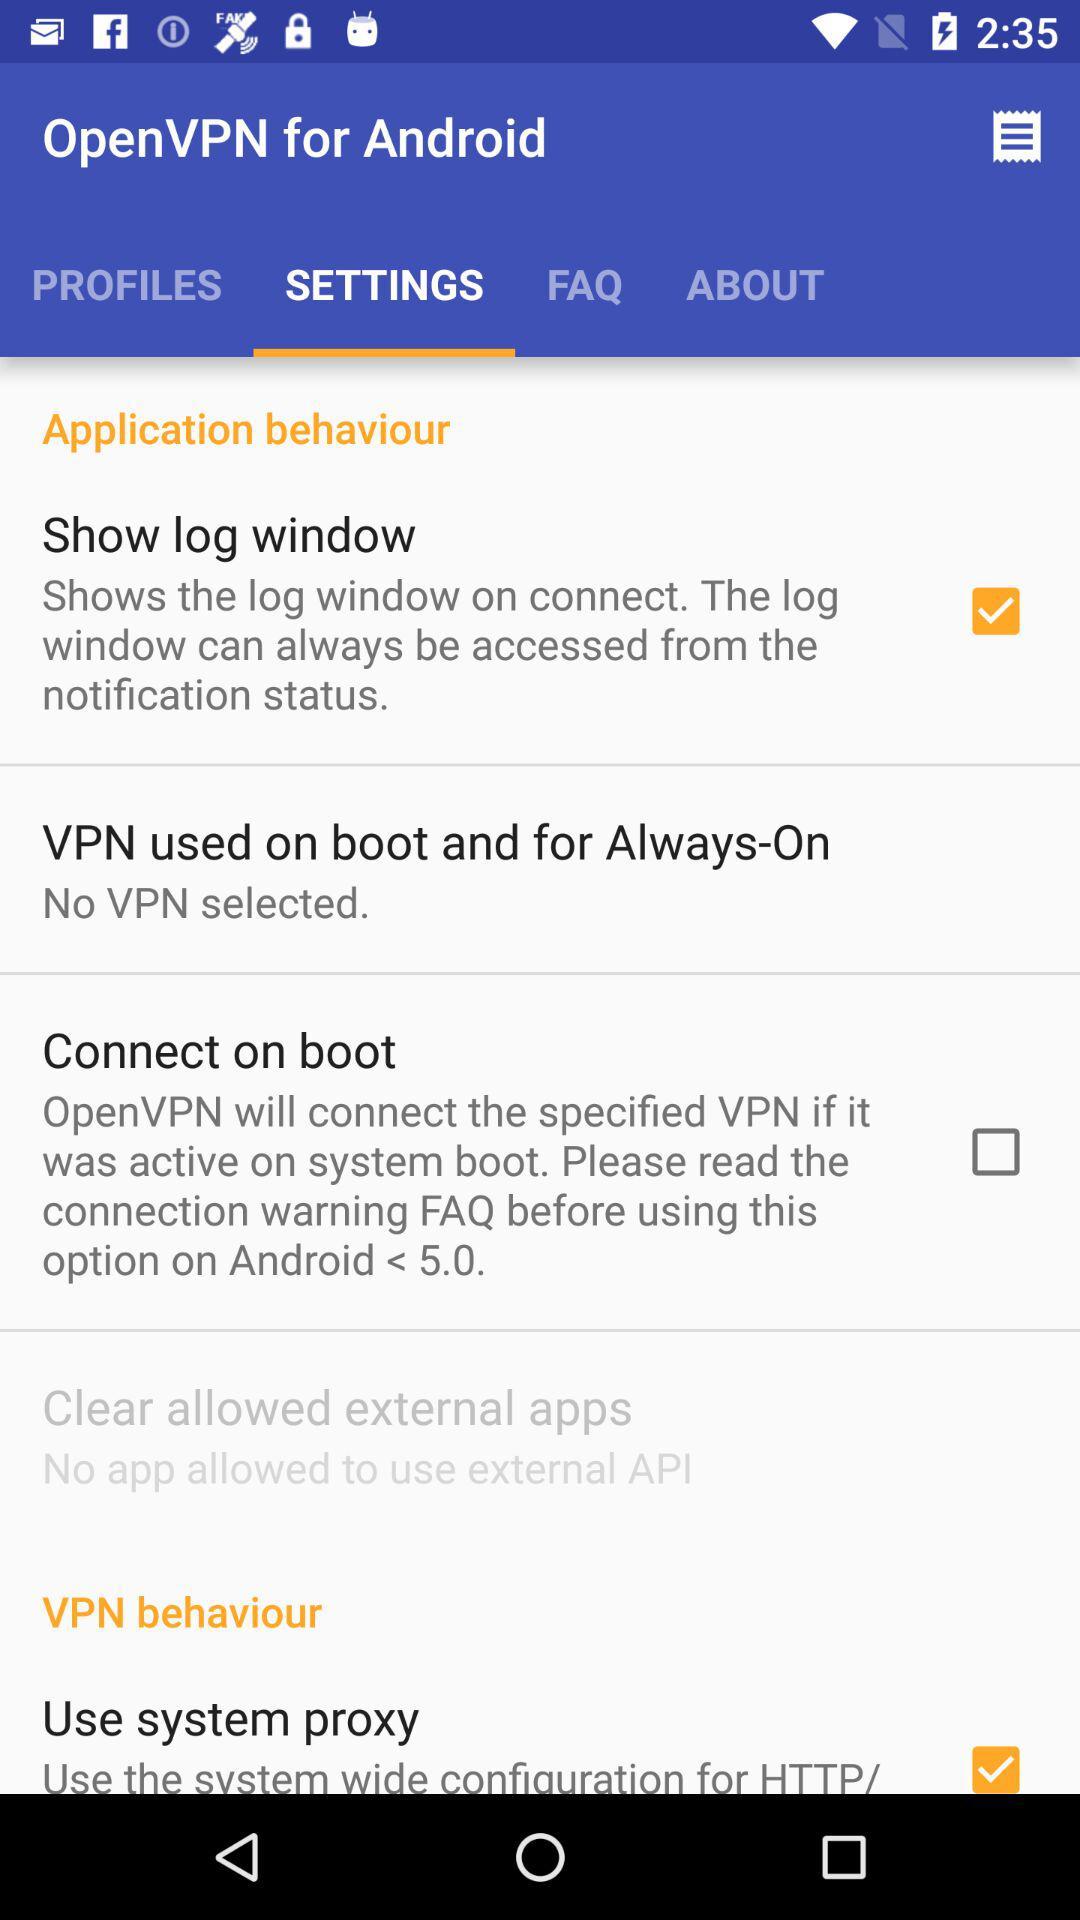 This screenshot has height=1920, width=1080. What do you see at coordinates (540, 405) in the screenshot?
I see `the icon below the profiles` at bounding box center [540, 405].